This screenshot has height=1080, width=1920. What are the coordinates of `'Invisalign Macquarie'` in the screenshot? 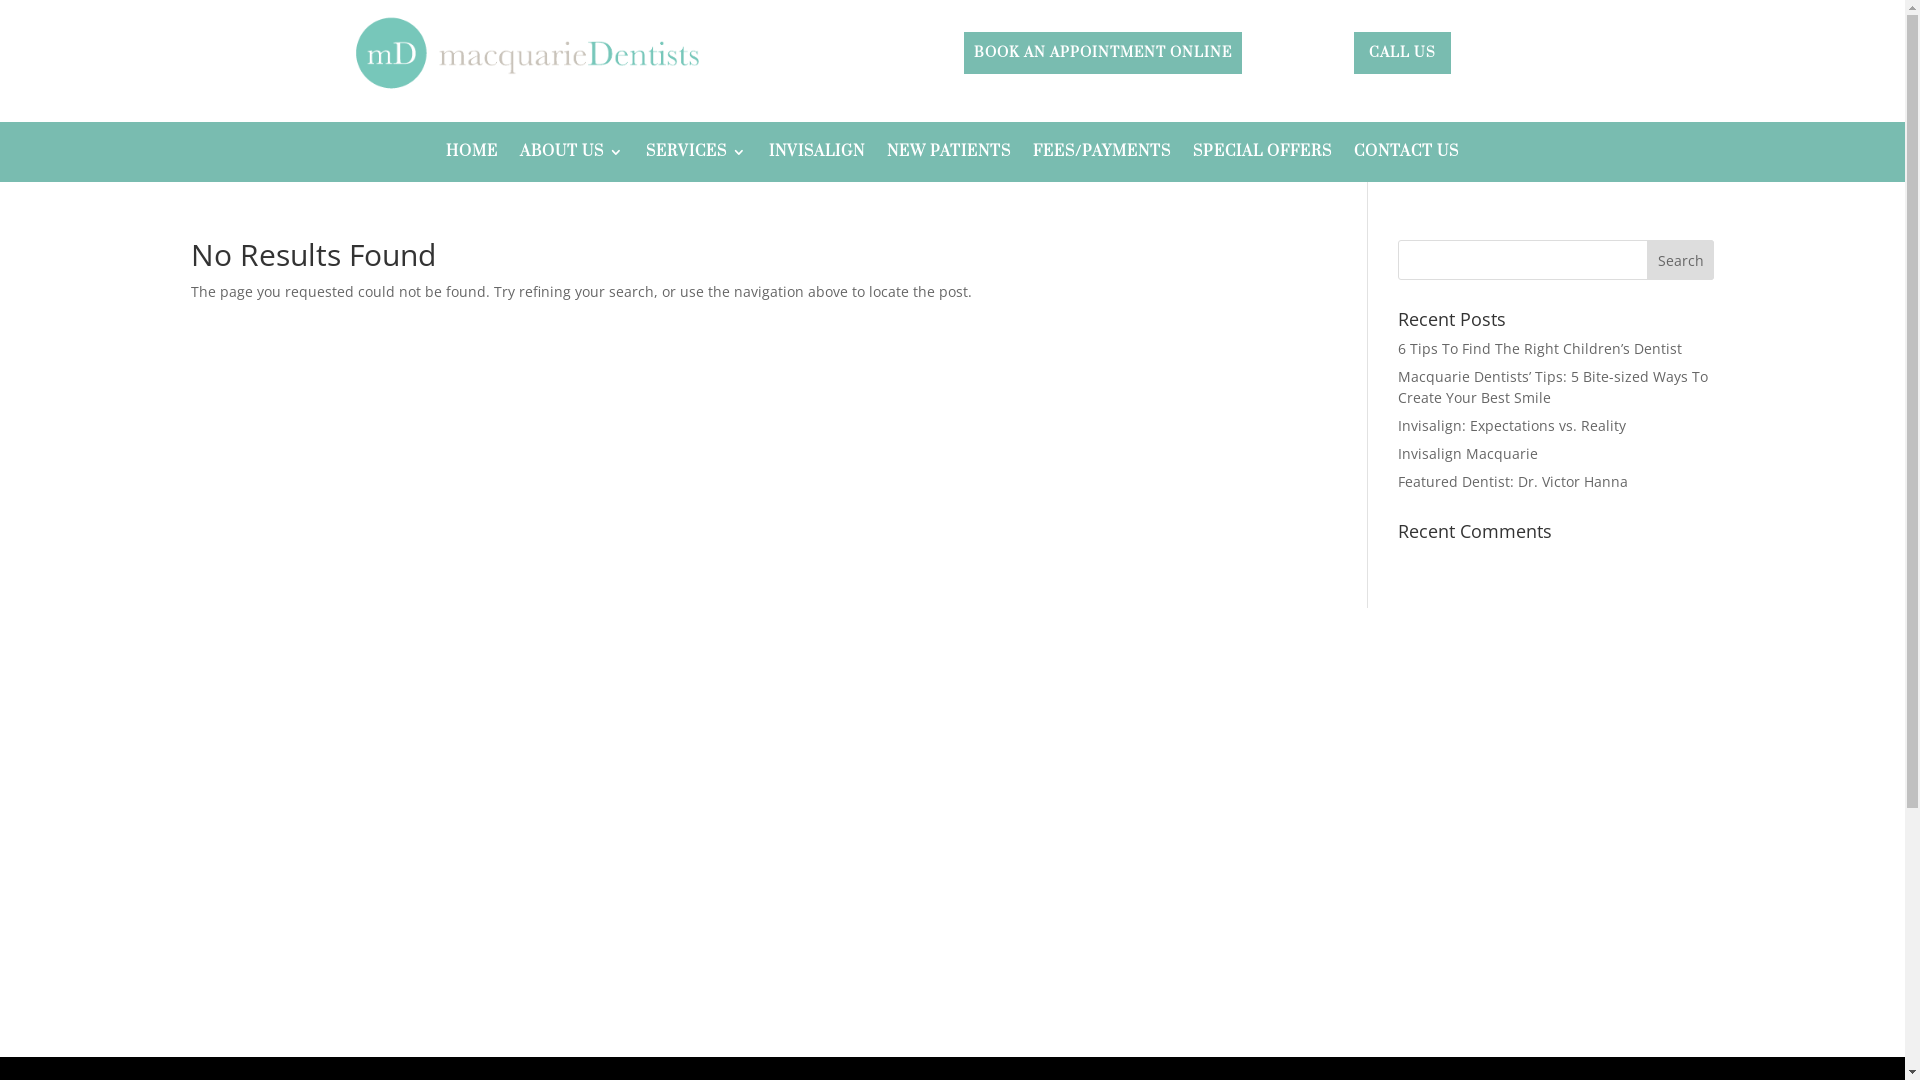 It's located at (1468, 453).